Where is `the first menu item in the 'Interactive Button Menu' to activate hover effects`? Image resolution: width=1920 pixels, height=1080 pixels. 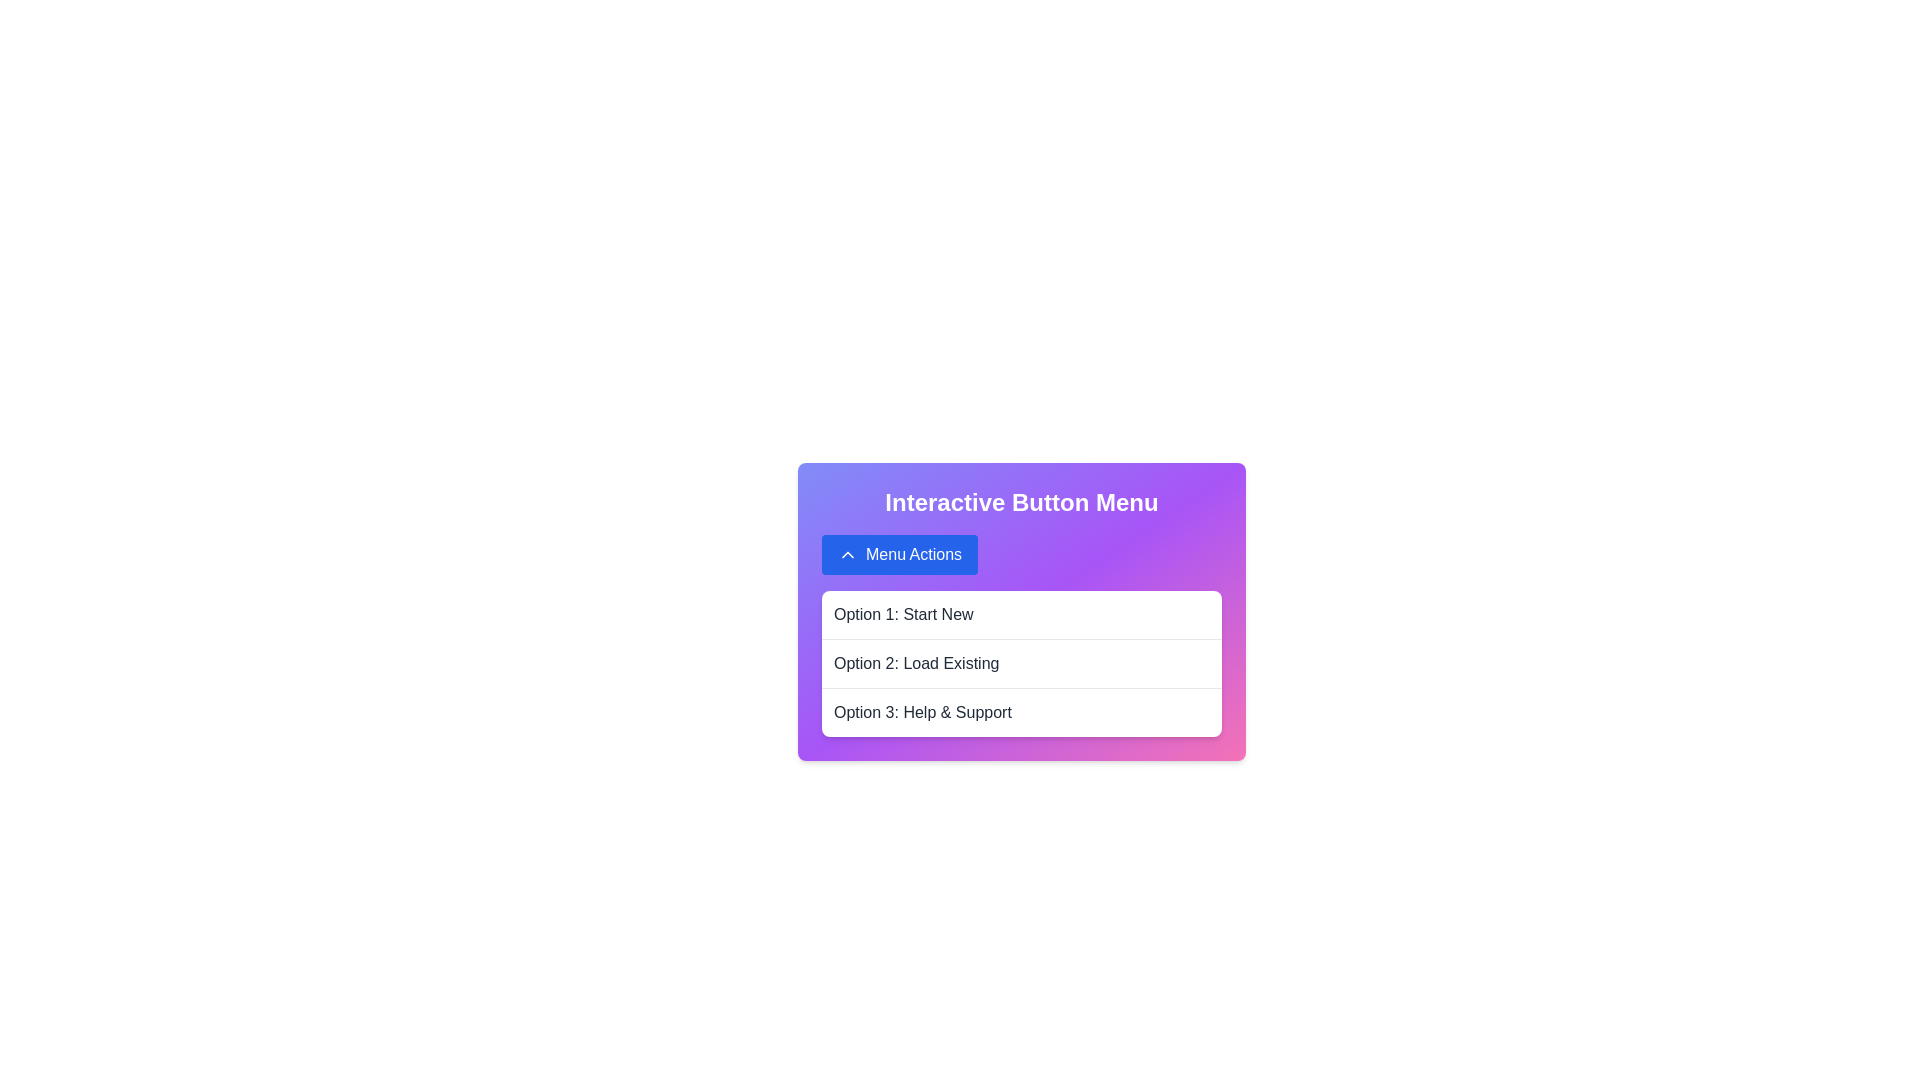
the first menu item in the 'Interactive Button Menu' to activate hover effects is located at coordinates (1022, 613).